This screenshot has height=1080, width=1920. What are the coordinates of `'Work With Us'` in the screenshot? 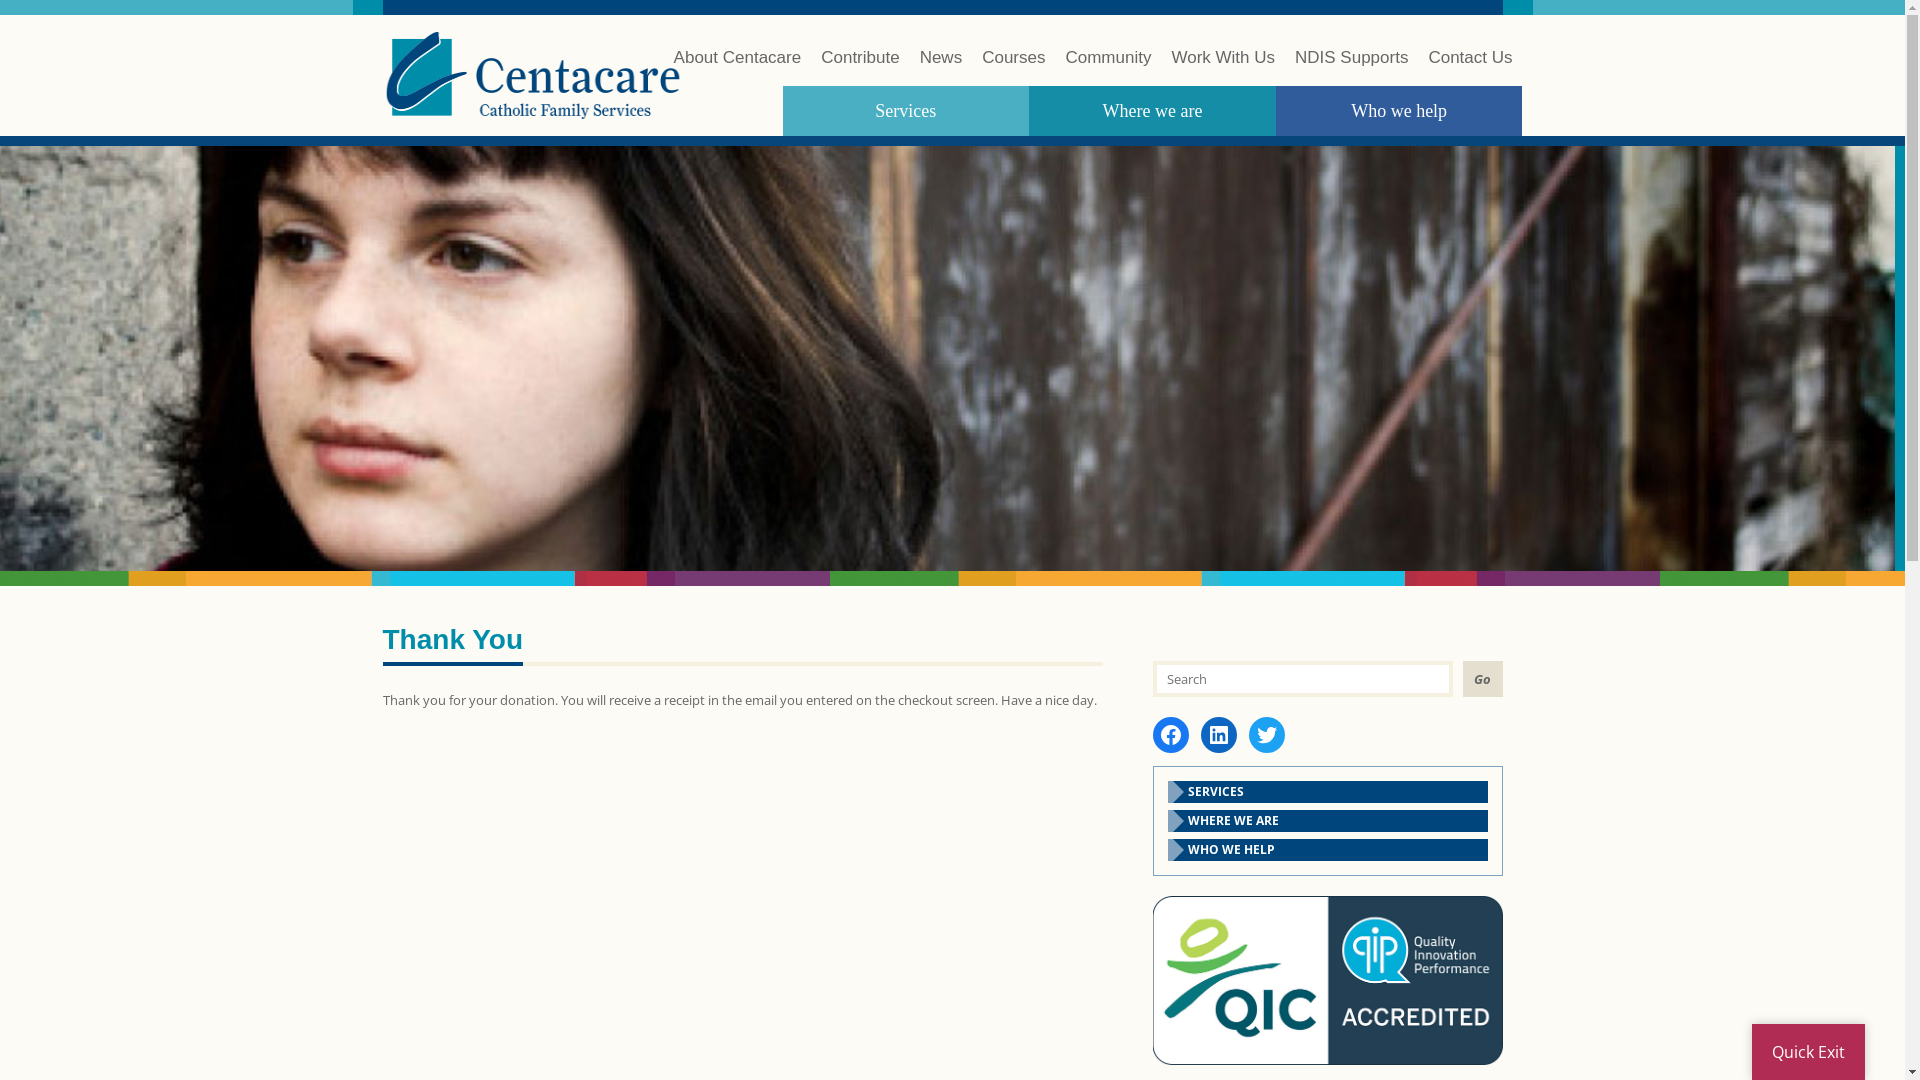 It's located at (1222, 66).